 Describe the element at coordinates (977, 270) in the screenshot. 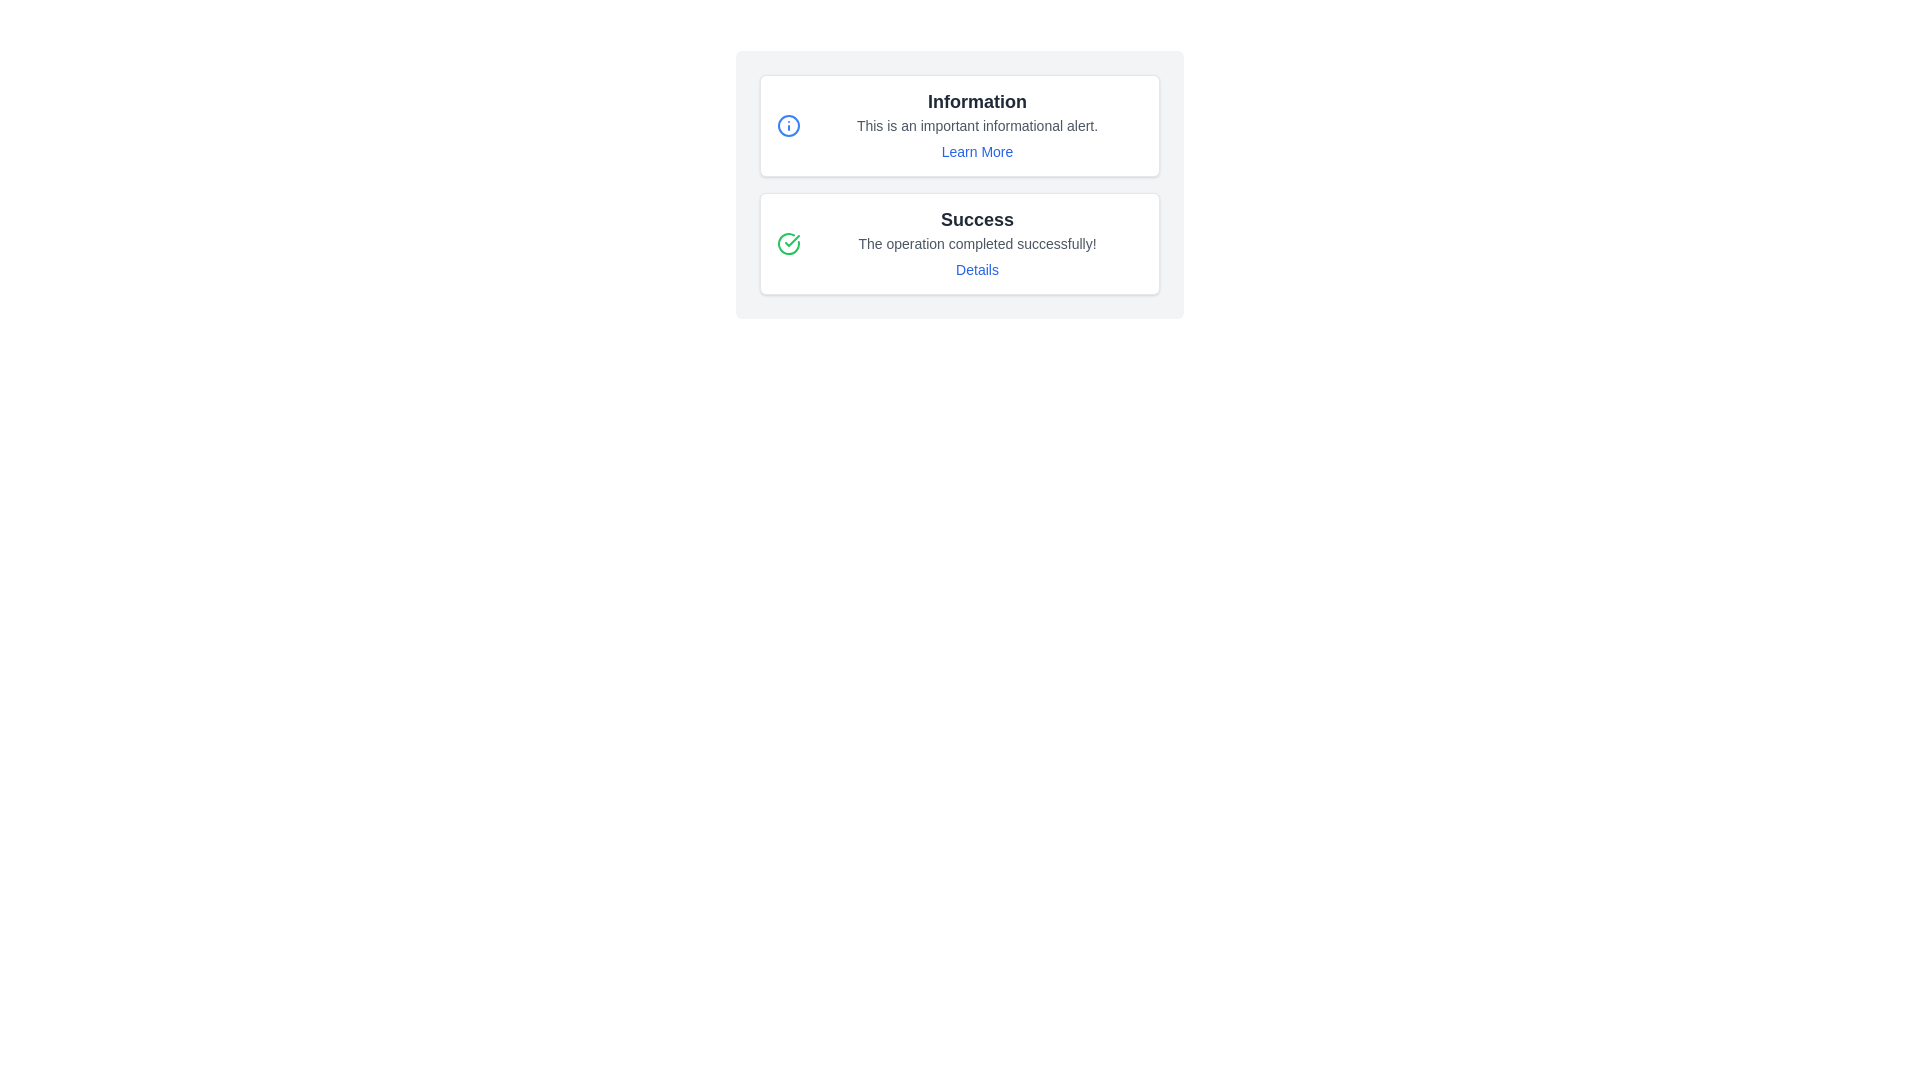

I see `the hyperlink located in the bottom right of the 'Success' notification card` at that location.